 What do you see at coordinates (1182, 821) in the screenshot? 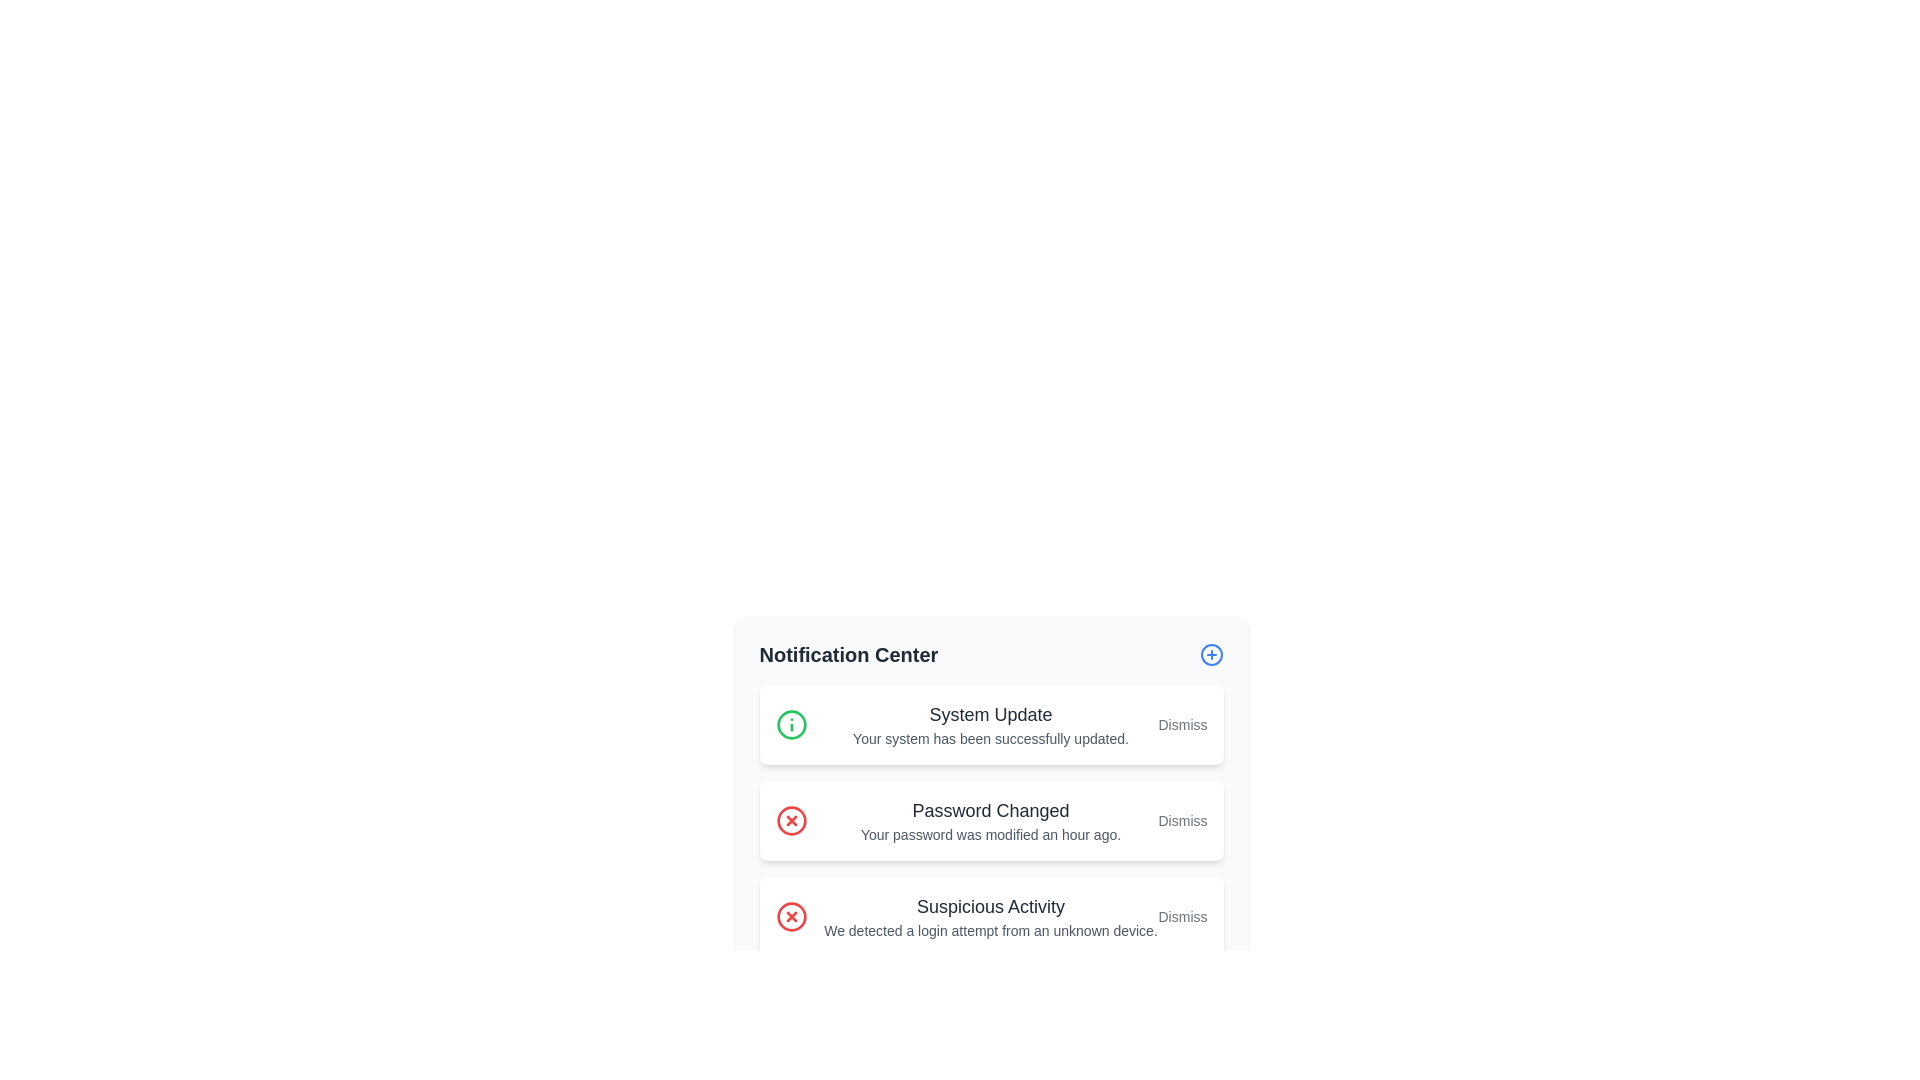
I see `the 'Dismiss' text-based interactive button located at the far-right side of the 'Password Changed' notification card to underline the text` at bounding box center [1182, 821].